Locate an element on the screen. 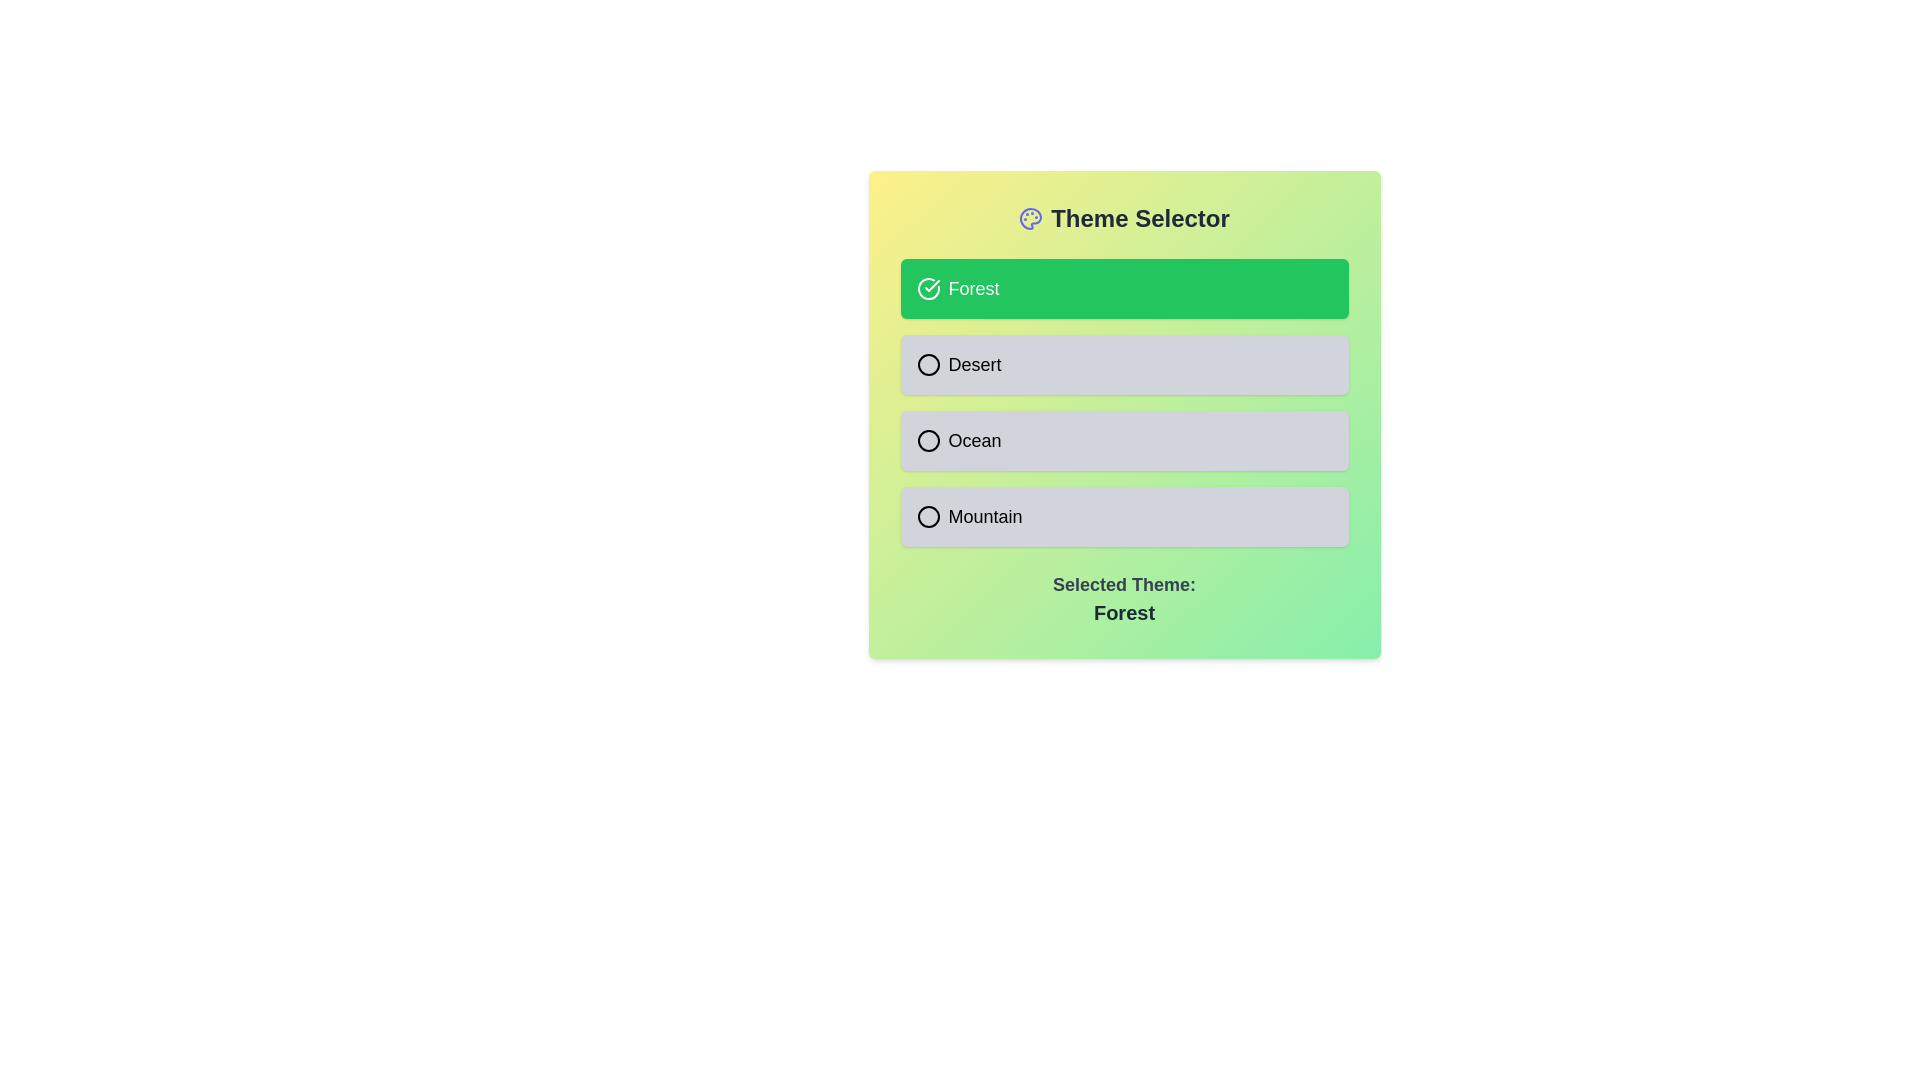 The height and width of the screenshot is (1080, 1920). the theme option Forest to select it is located at coordinates (1124, 289).